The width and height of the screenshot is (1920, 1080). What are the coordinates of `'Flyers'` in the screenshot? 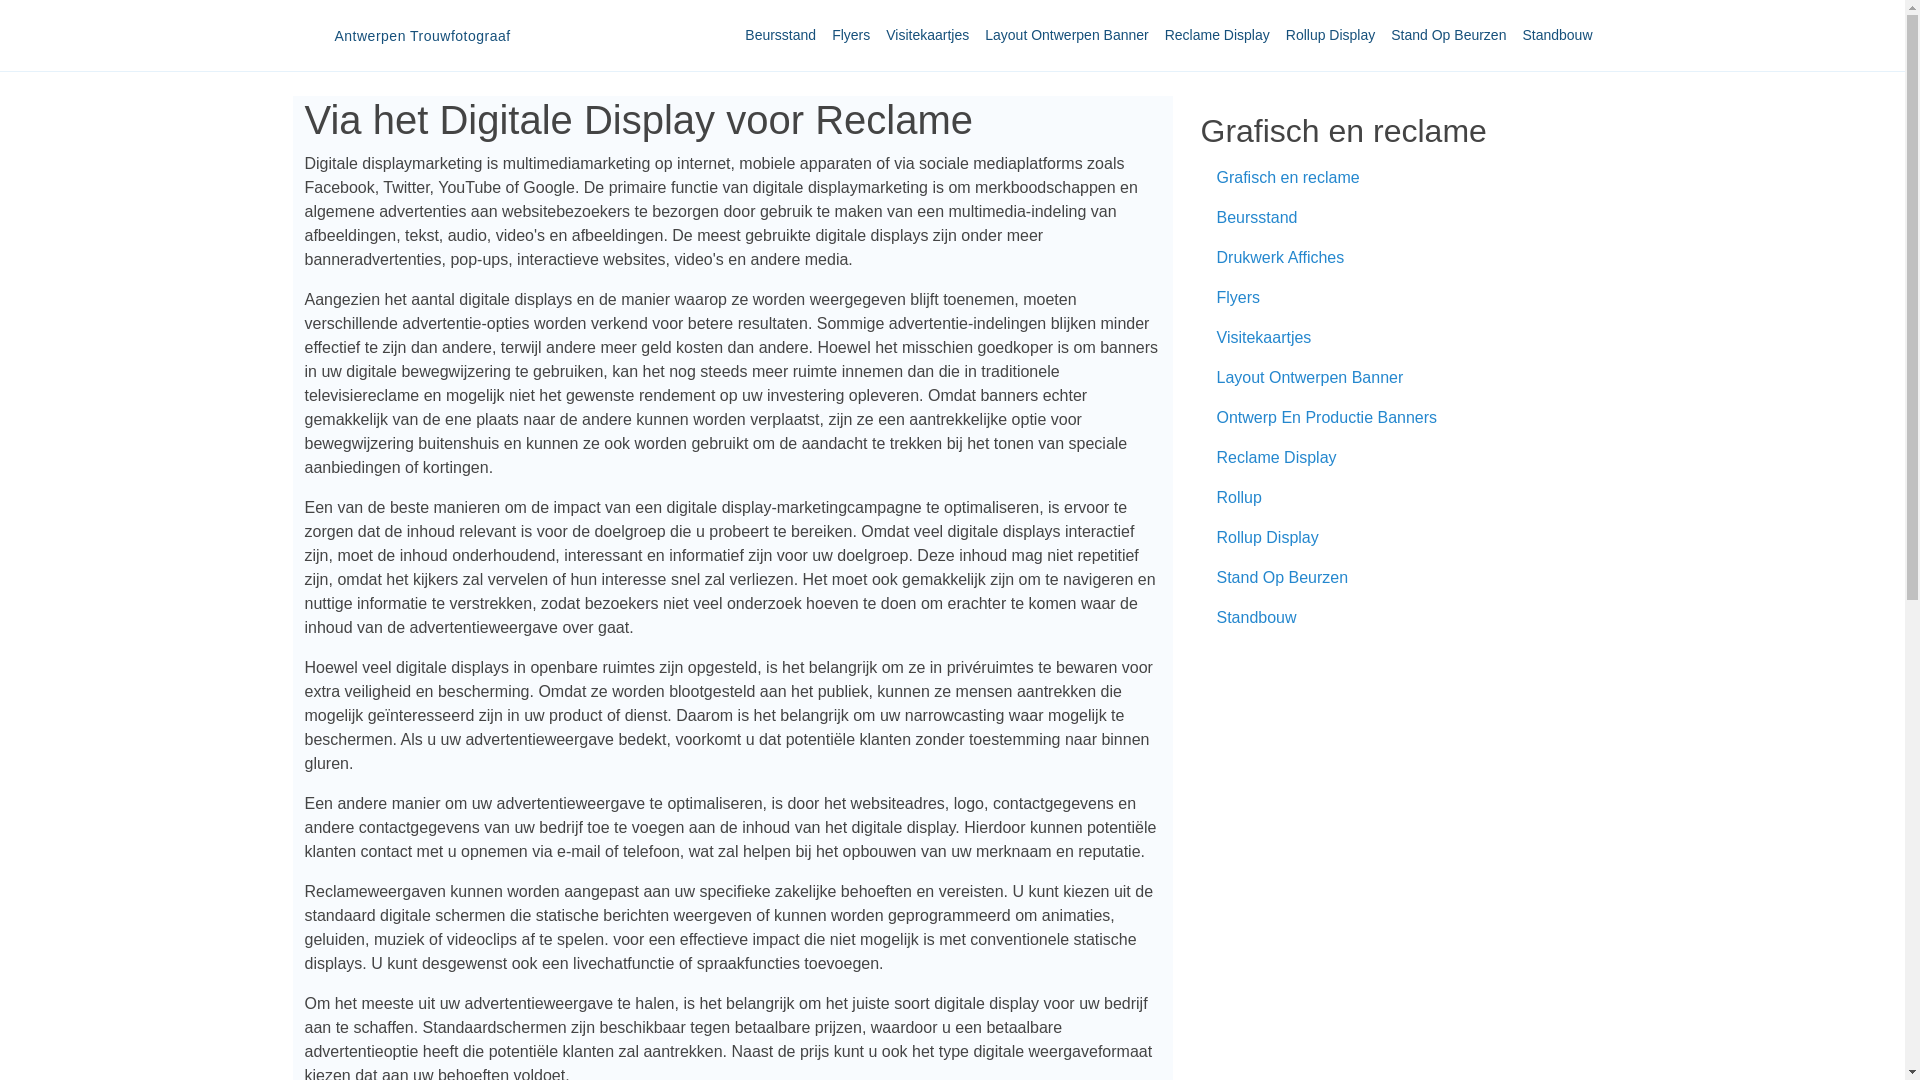 It's located at (1200, 297).